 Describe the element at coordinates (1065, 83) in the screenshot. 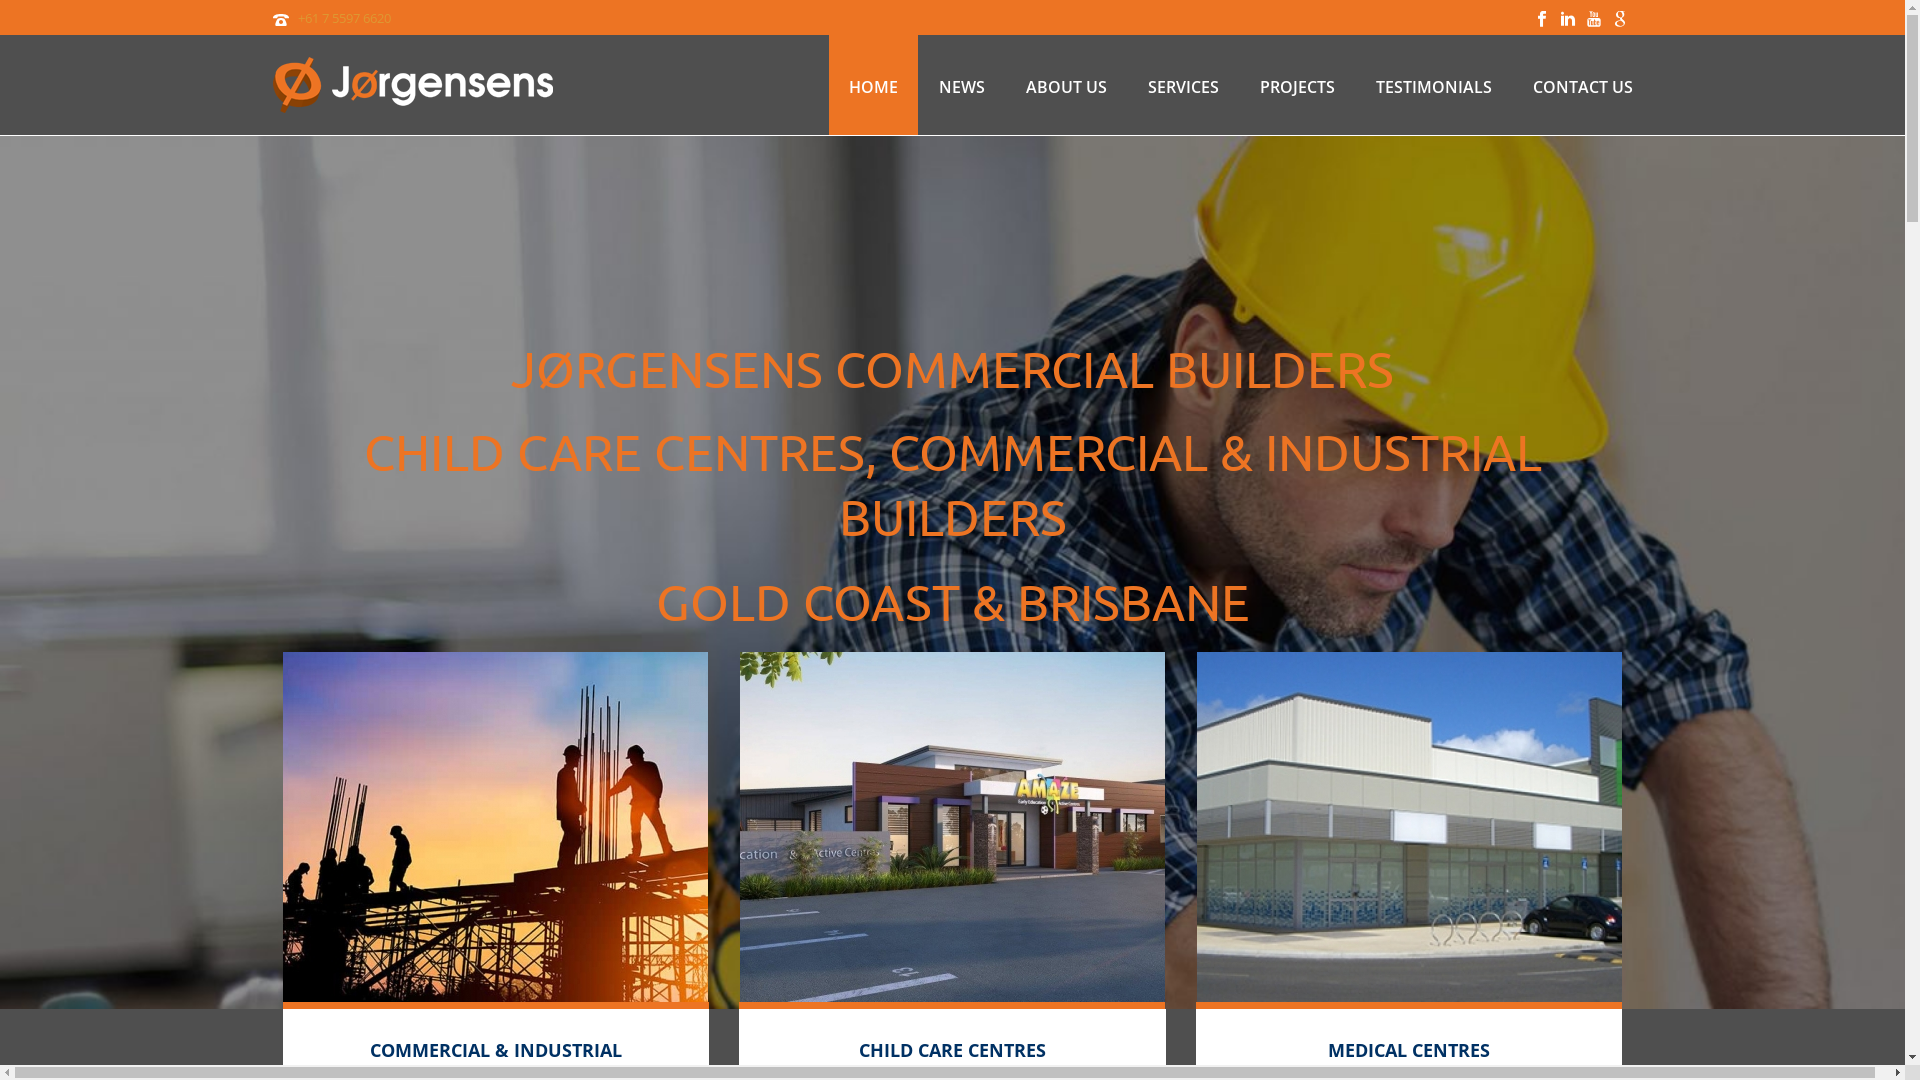

I see `'ABOUT US'` at that location.